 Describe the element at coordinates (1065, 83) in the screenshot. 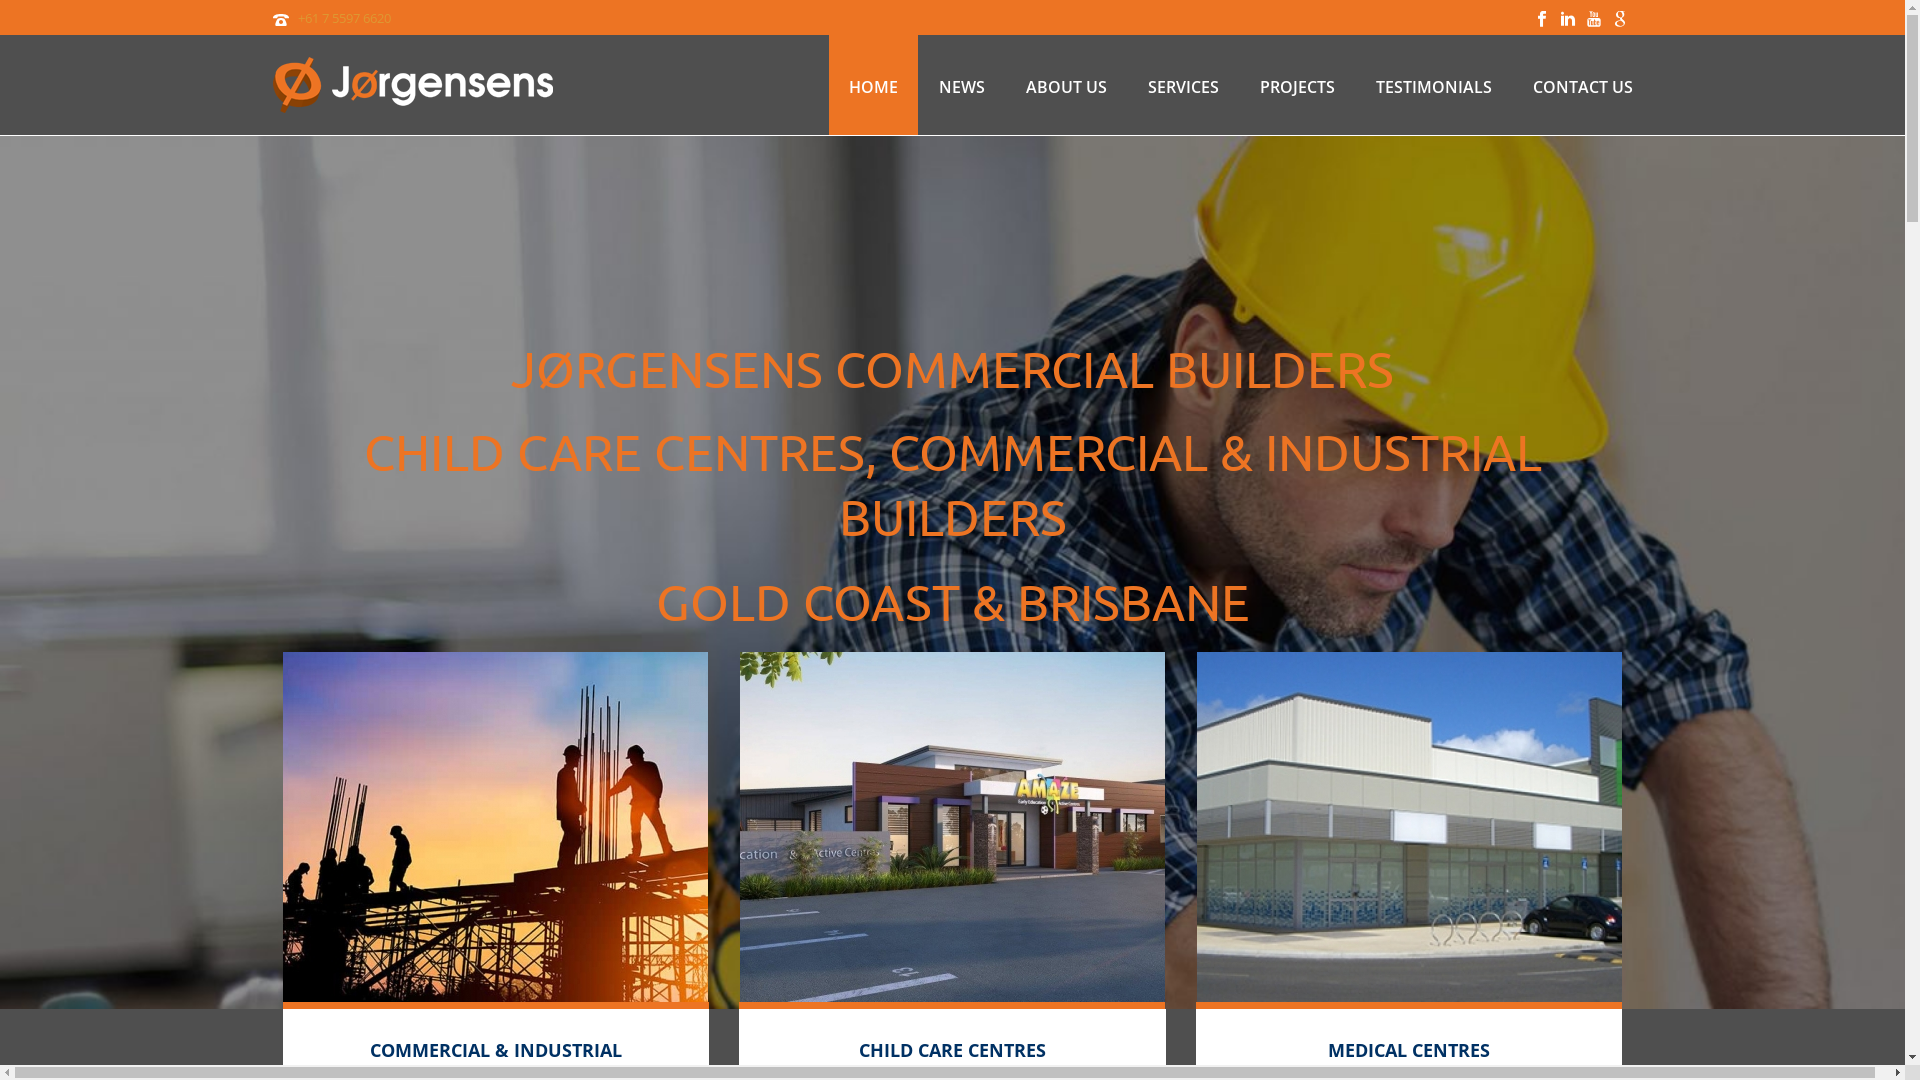

I see `'ABOUT US'` at that location.